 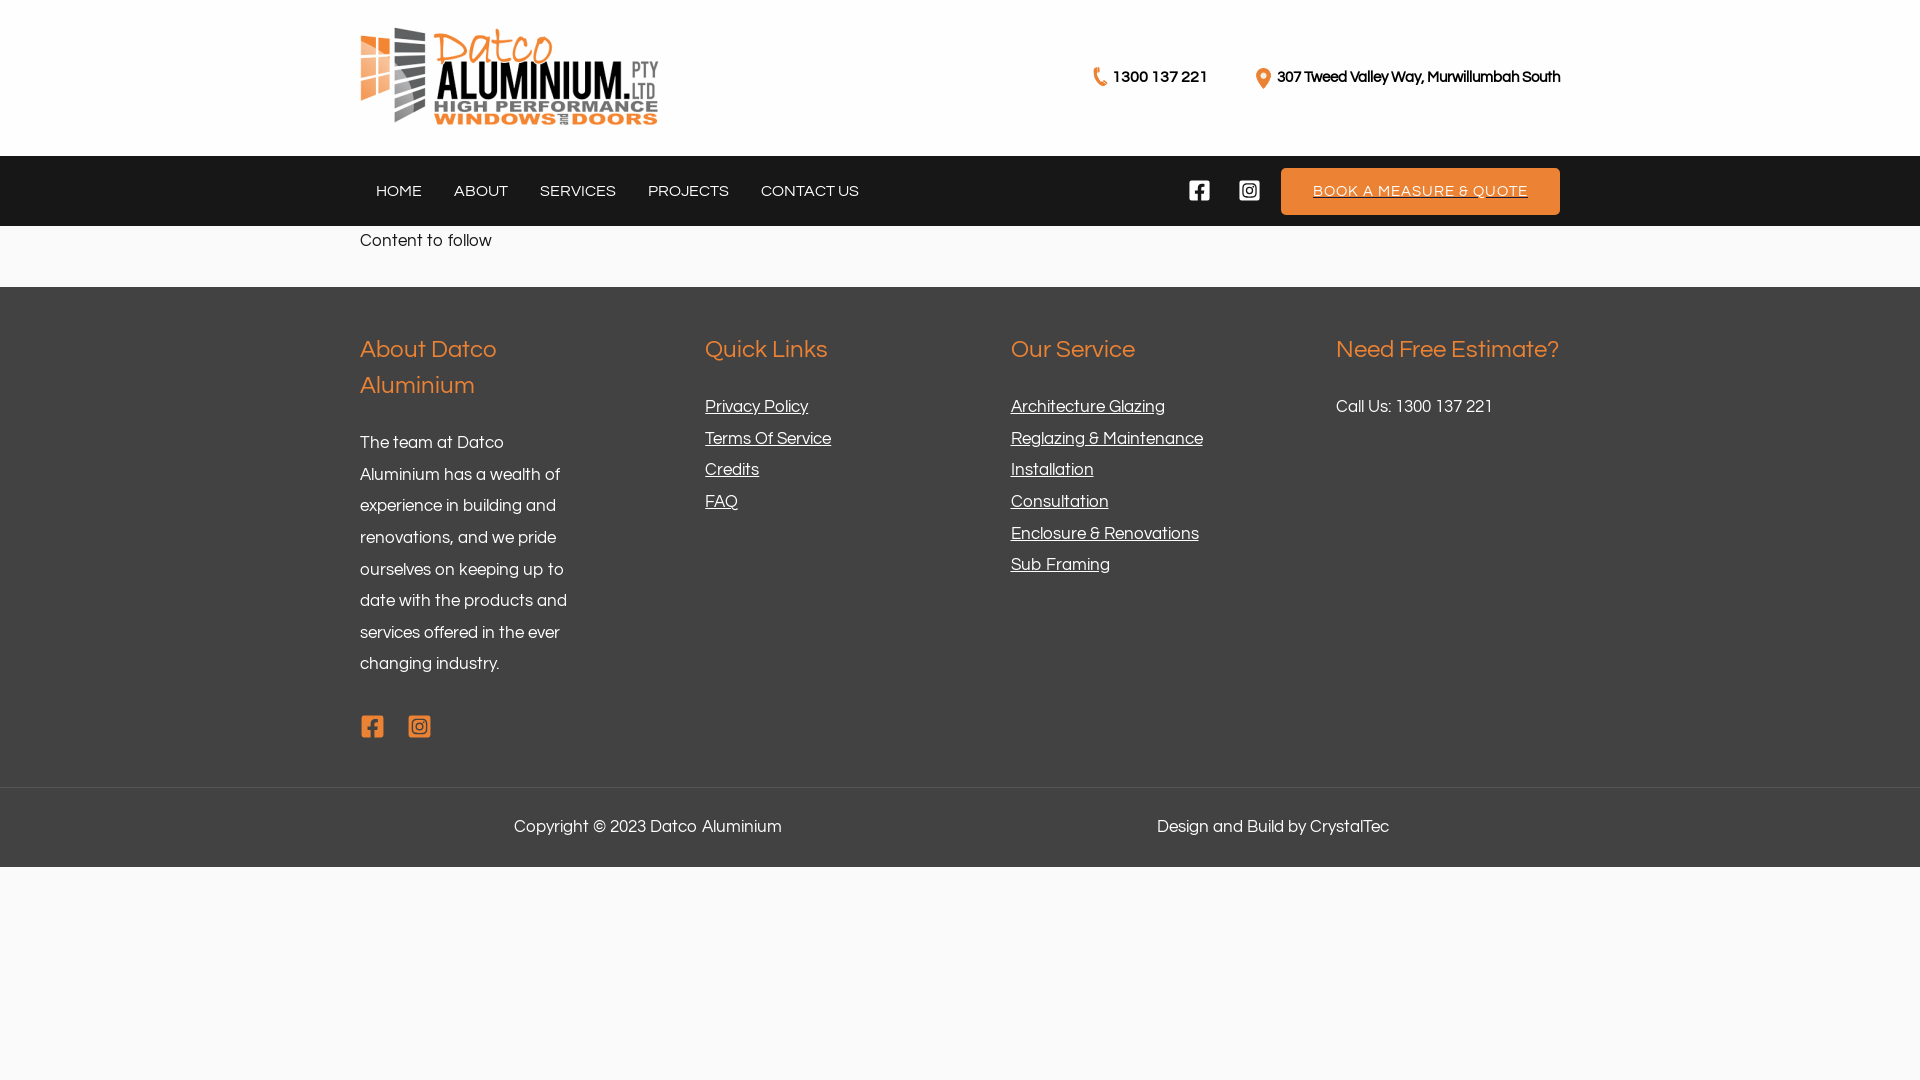 I want to click on 'Terms Of Service', so click(x=767, y=438).